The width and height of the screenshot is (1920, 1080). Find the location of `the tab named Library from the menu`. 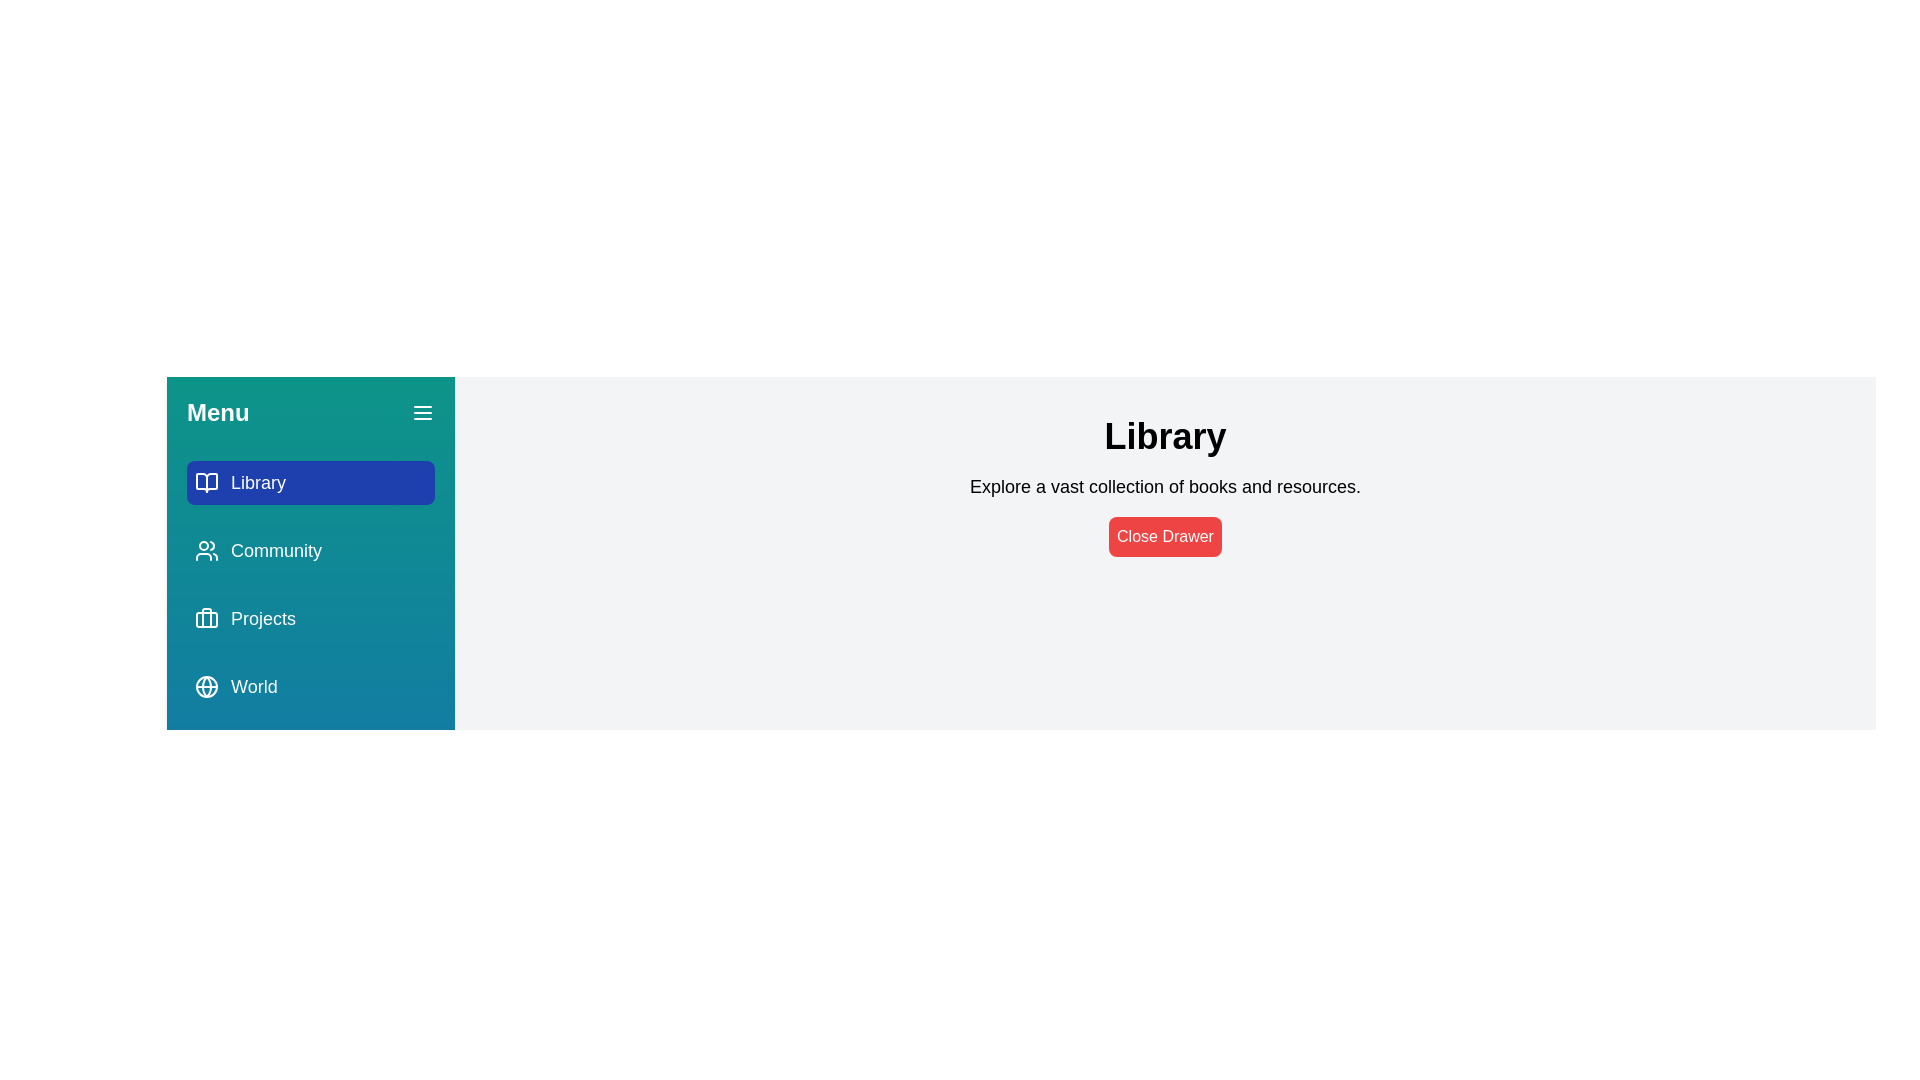

the tab named Library from the menu is located at coordinates (310, 482).